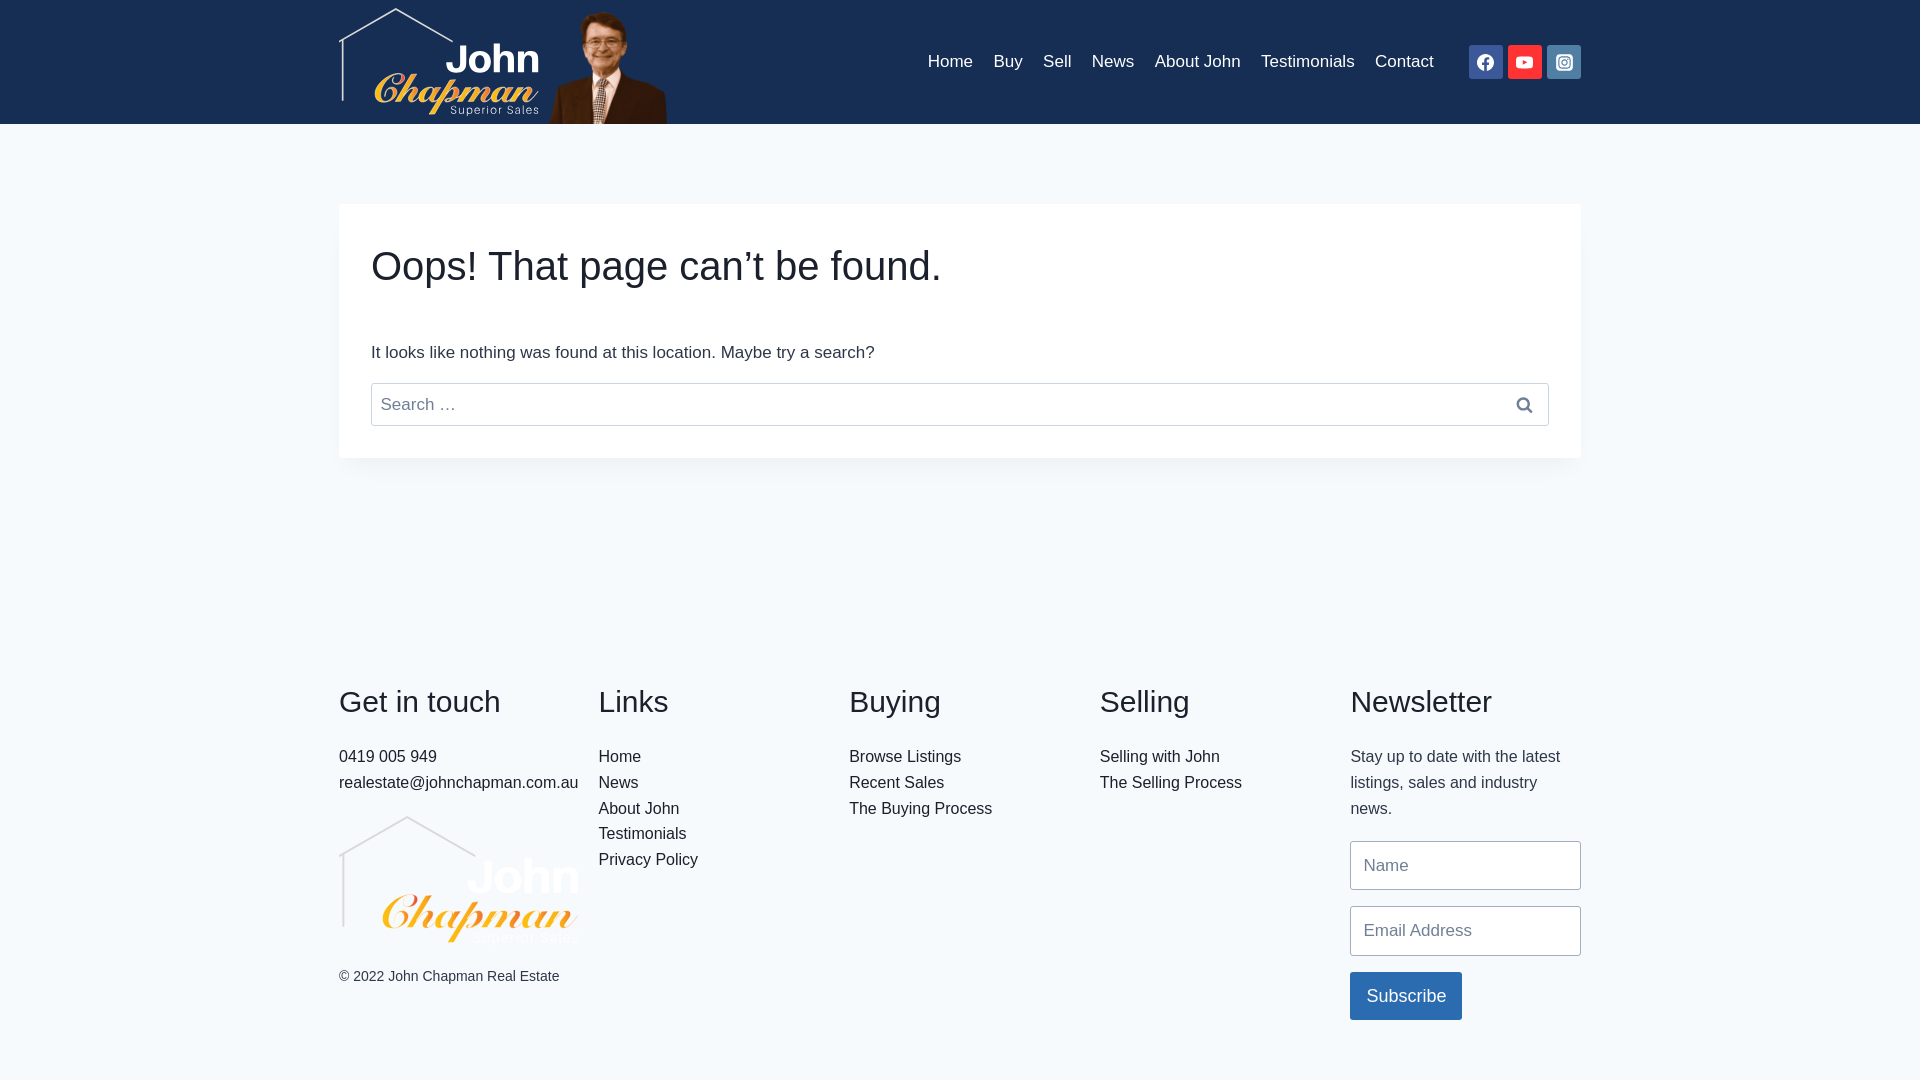  Describe the element at coordinates (388, 756) in the screenshot. I see `'0419 005 949'` at that location.